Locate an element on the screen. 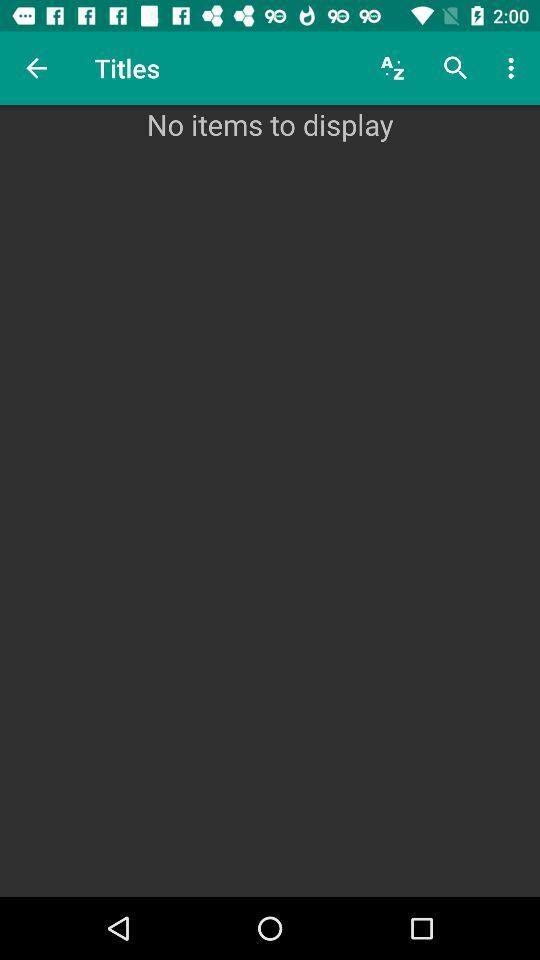 The width and height of the screenshot is (540, 960). item next to titles item is located at coordinates (393, 68).